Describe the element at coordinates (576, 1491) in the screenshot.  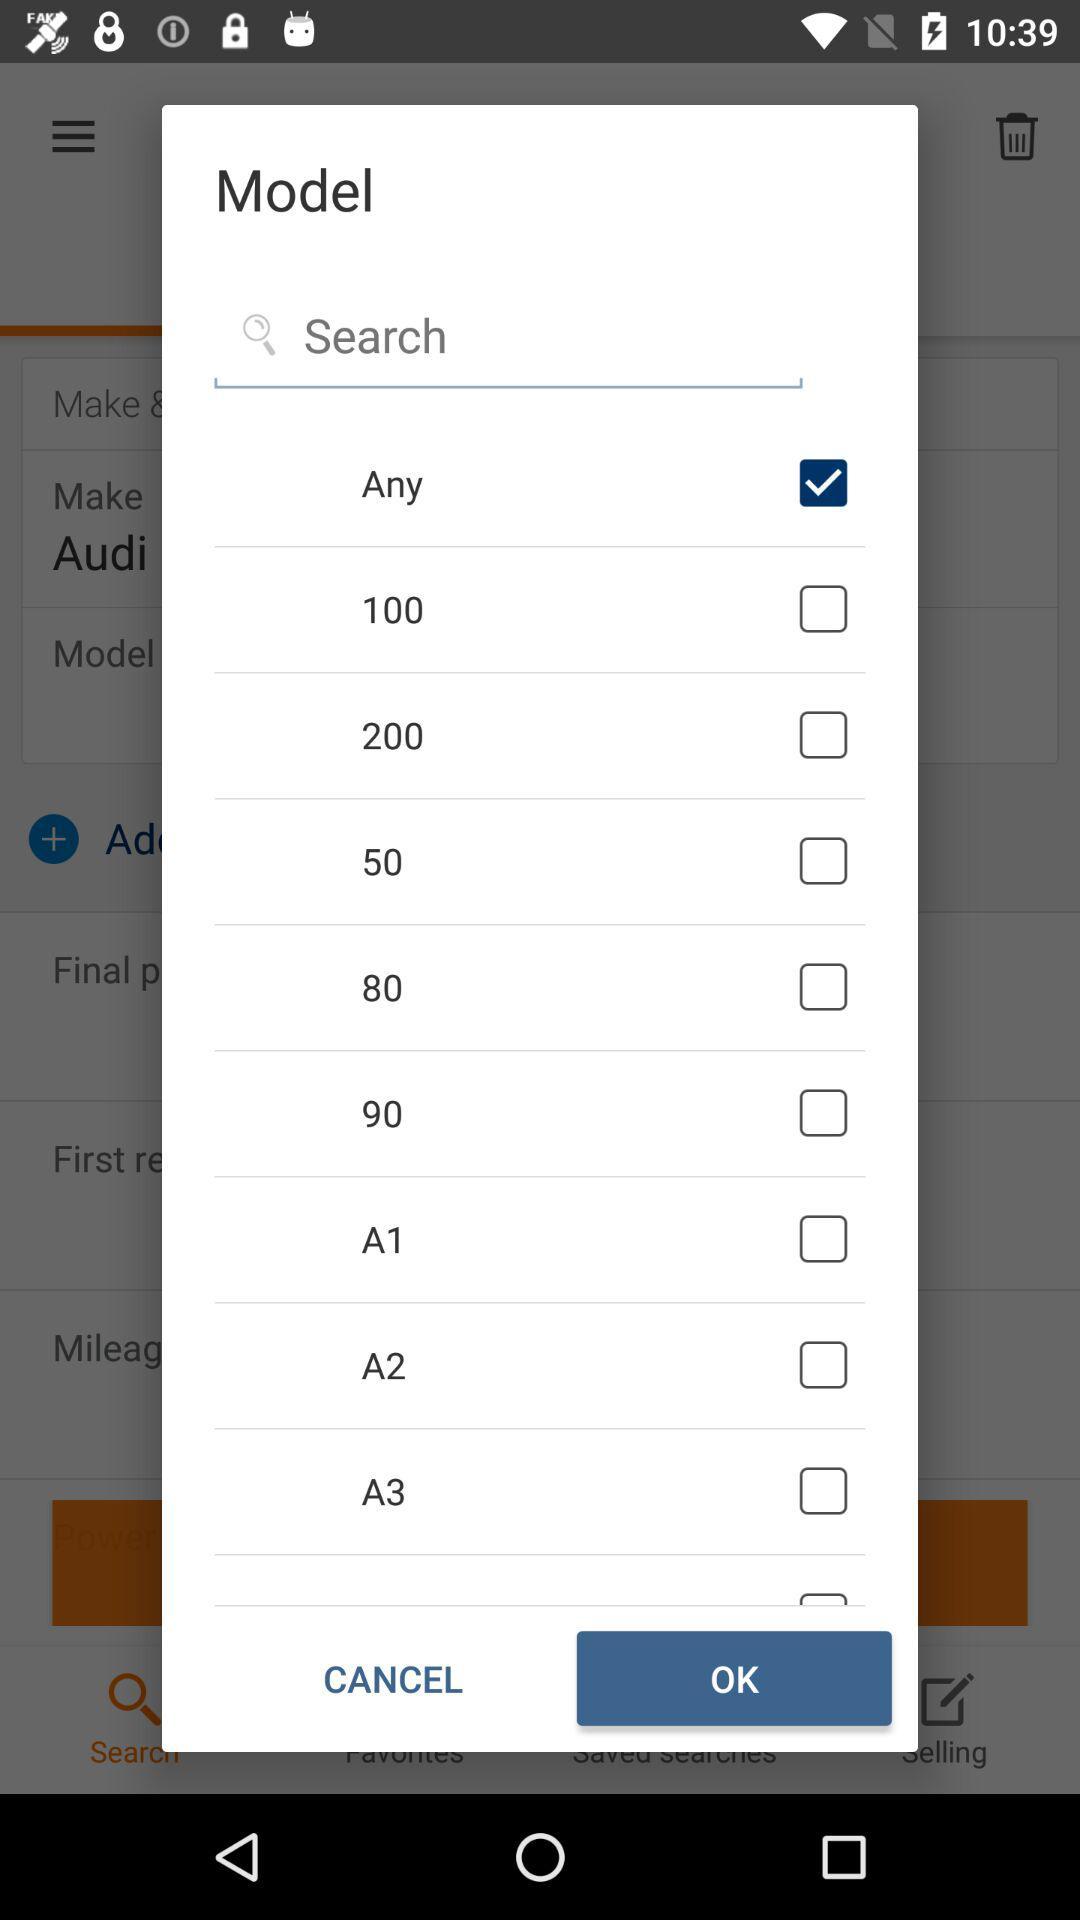
I see `the icon above the a4 item` at that location.